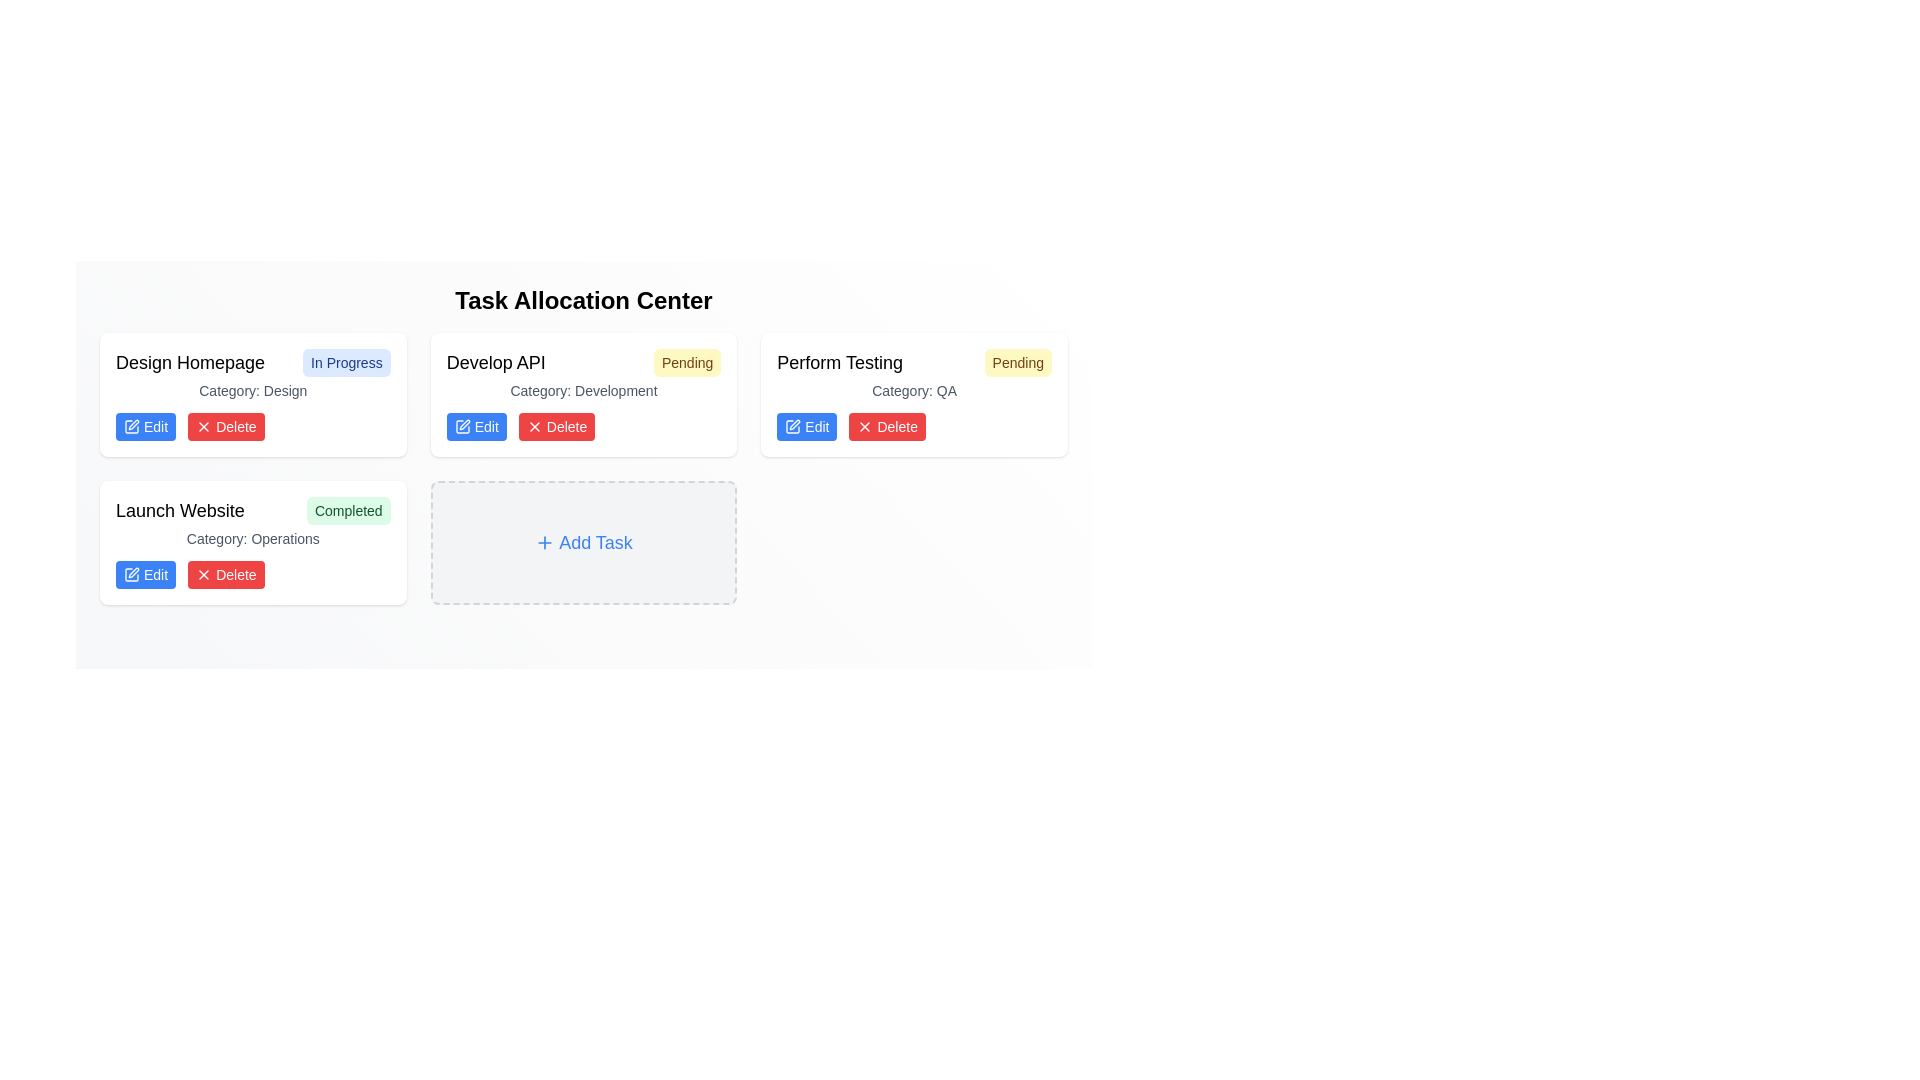  What do you see at coordinates (534, 426) in the screenshot?
I see `the small red 'X' icon on the left side of the 'Delete' button associated with the 'Develop API' task` at bounding box center [534, 426].